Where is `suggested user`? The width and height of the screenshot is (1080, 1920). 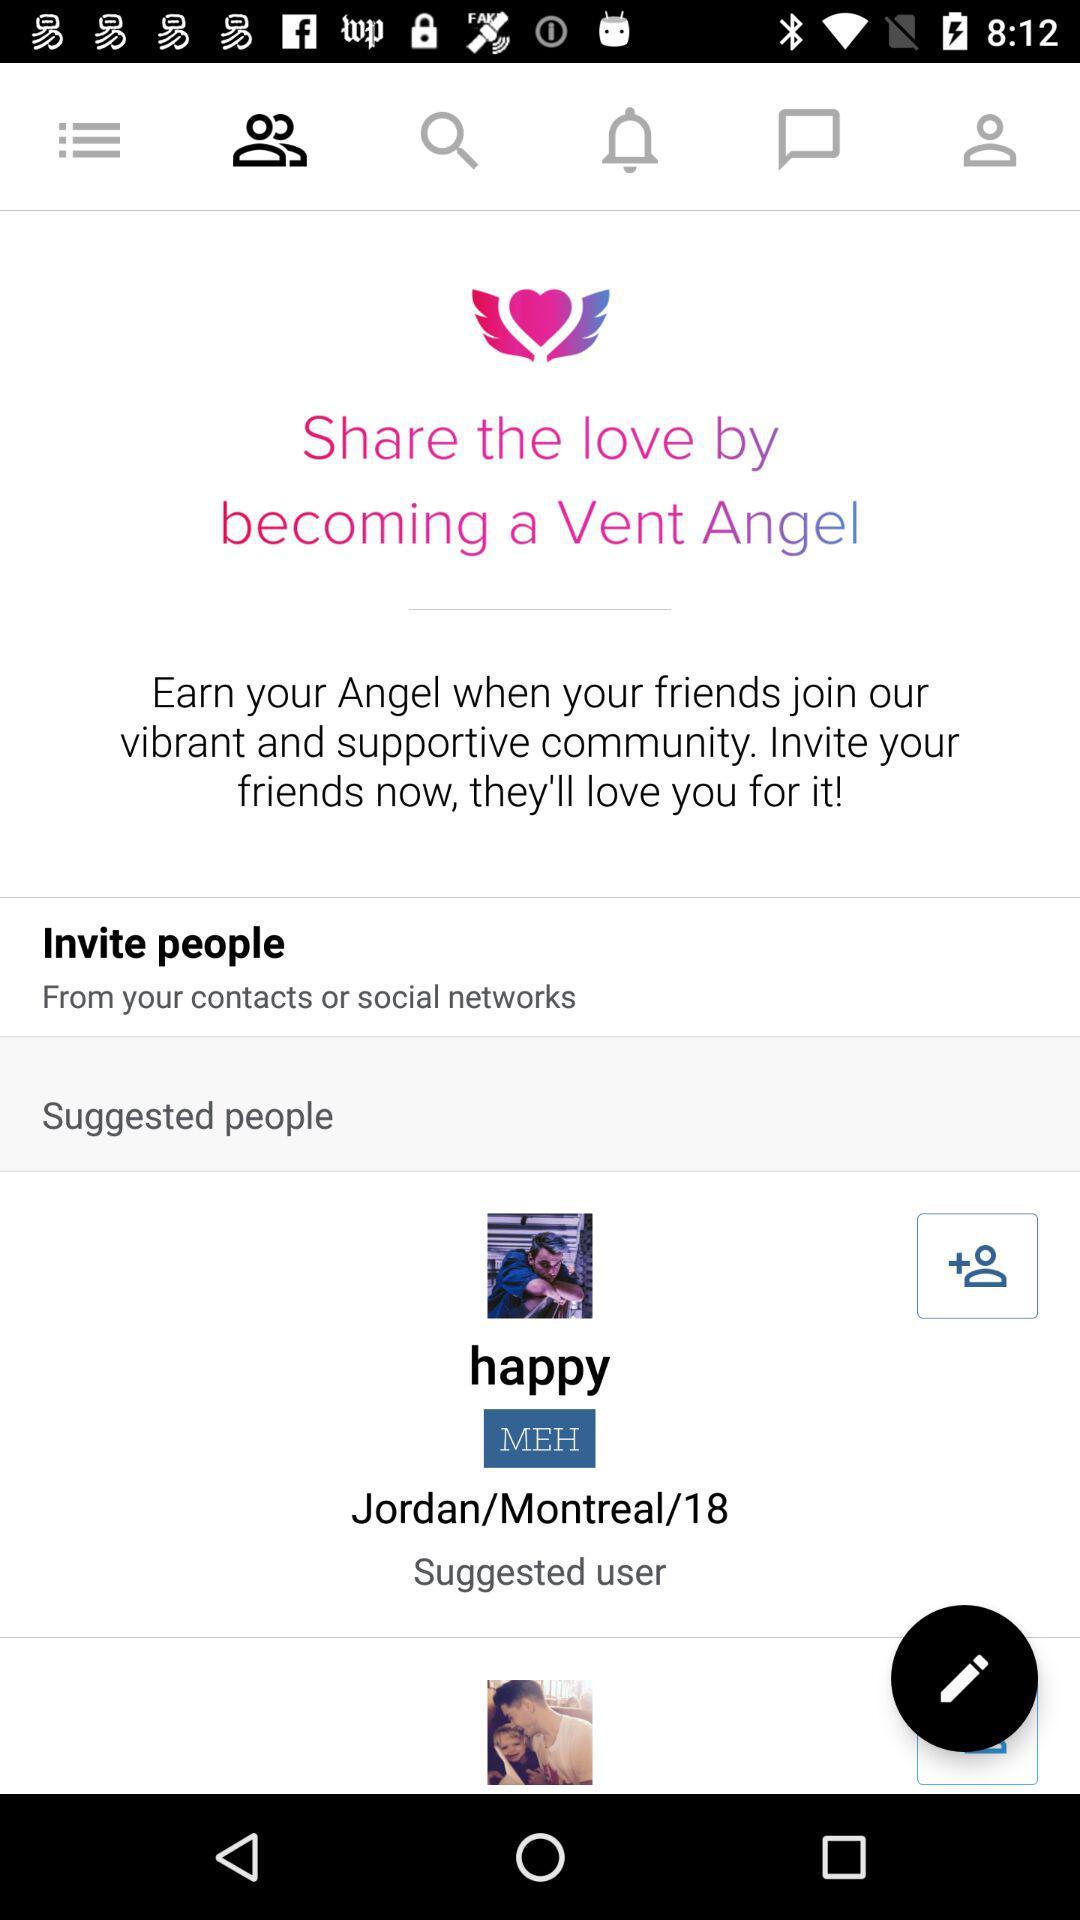 suggested user is located at coordinates (976, 1731).